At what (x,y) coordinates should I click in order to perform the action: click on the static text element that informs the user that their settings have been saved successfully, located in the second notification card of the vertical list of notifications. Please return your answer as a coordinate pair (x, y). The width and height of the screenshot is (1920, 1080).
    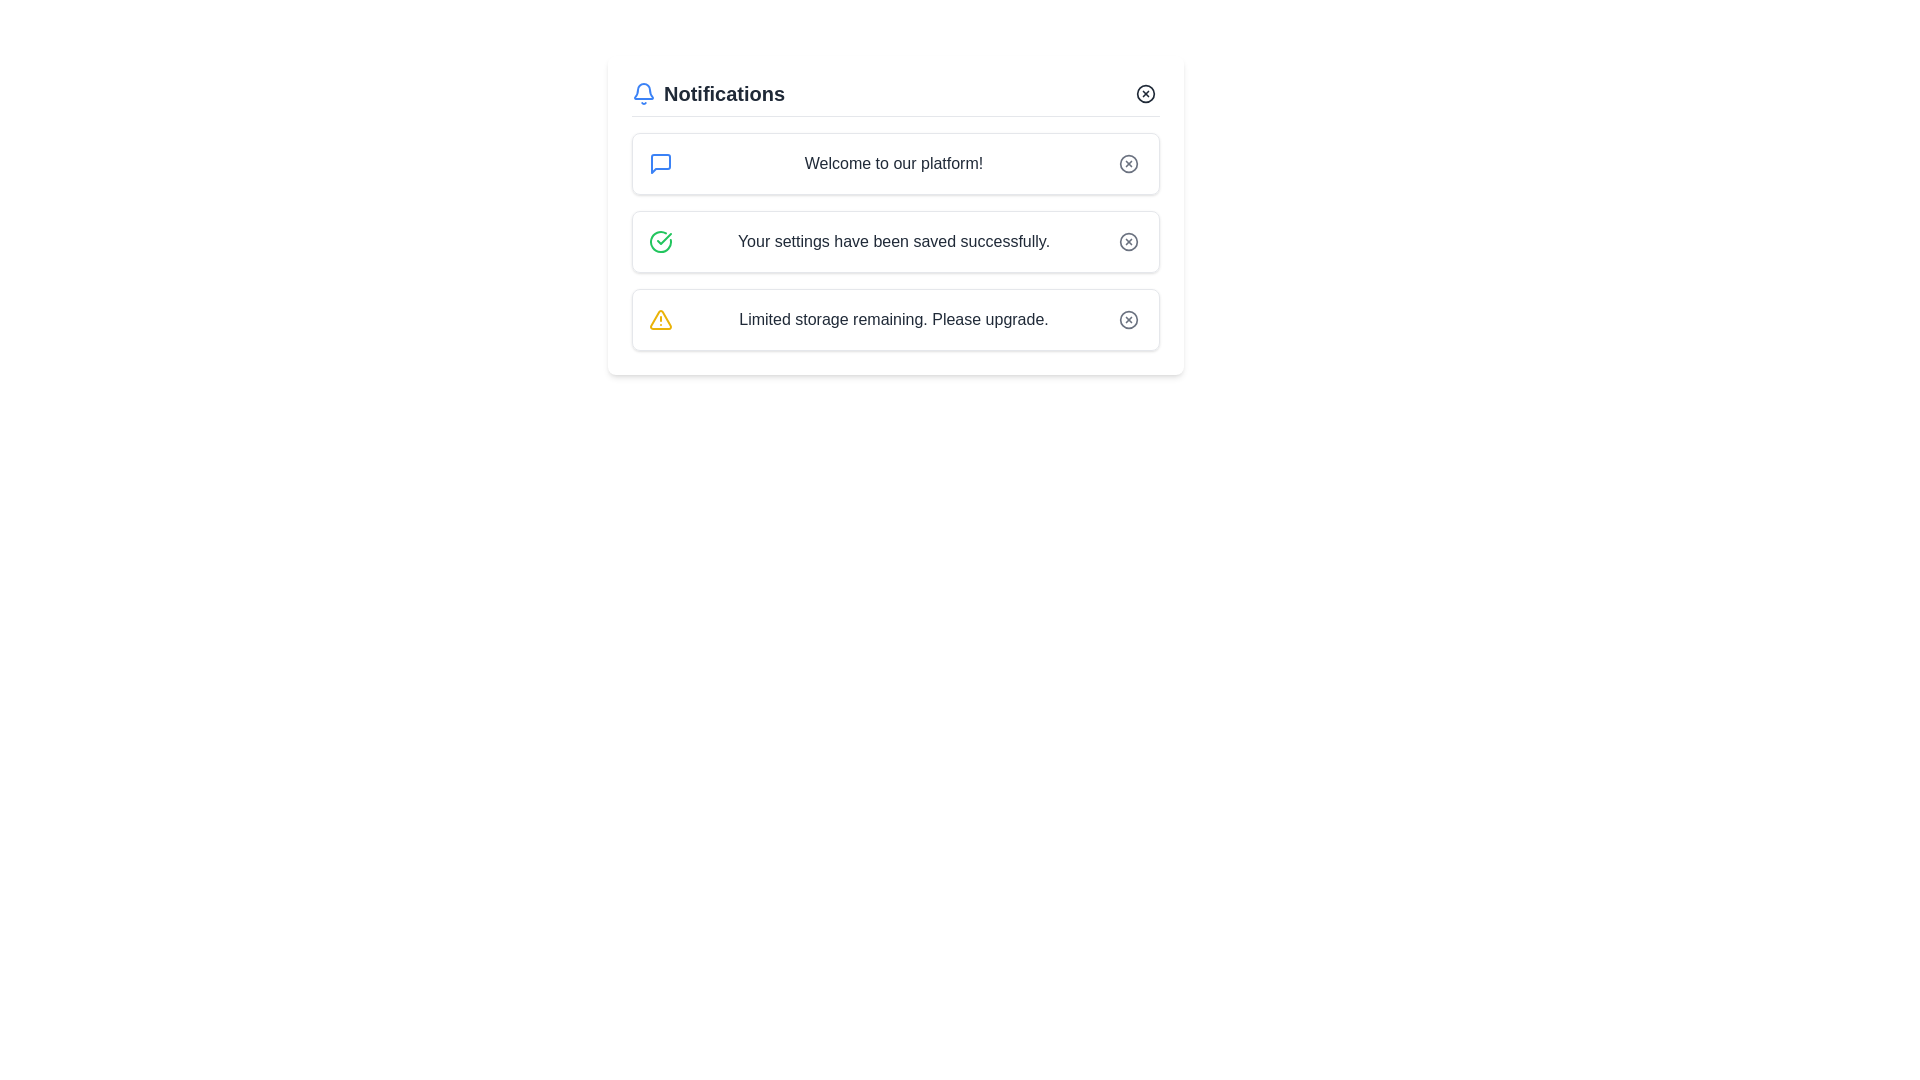
    Looking at the image, I should click on (892, 241).